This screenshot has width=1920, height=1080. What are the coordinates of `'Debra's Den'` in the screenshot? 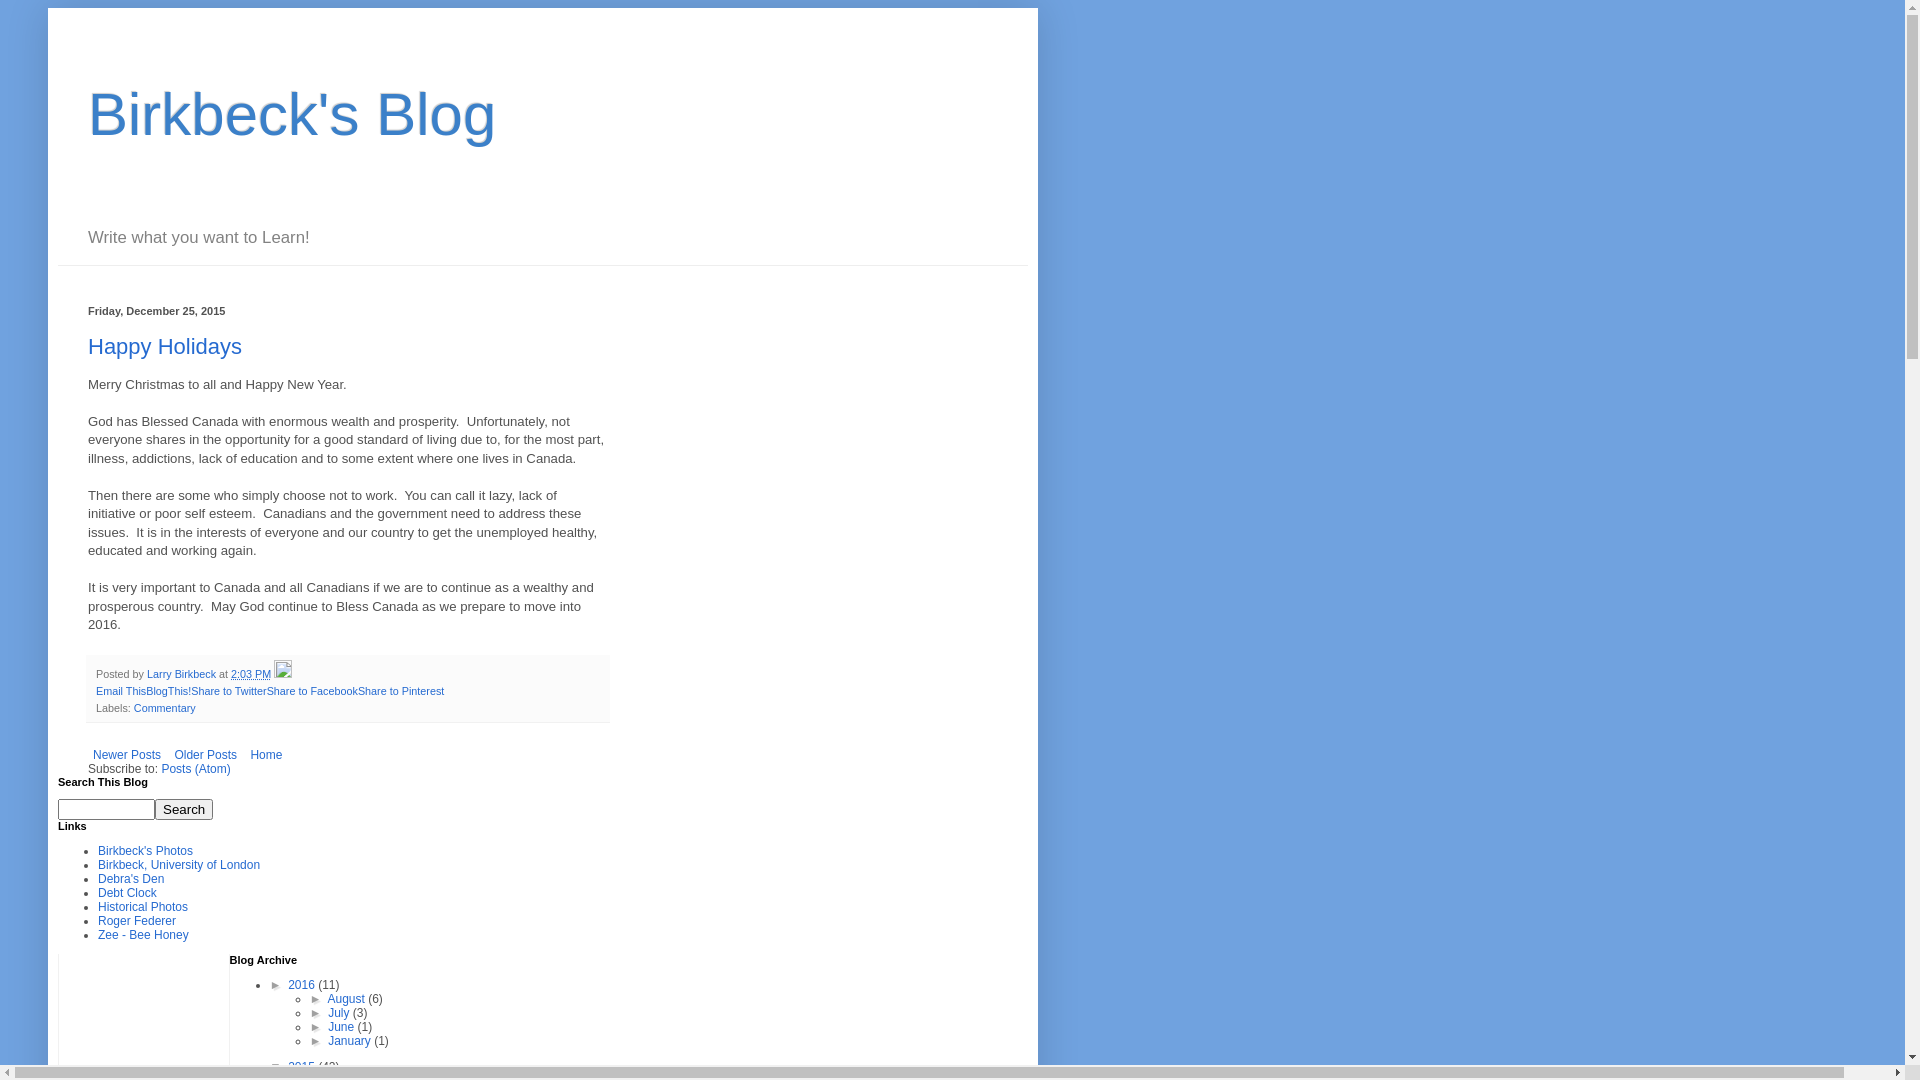 It's located at (129, 878).